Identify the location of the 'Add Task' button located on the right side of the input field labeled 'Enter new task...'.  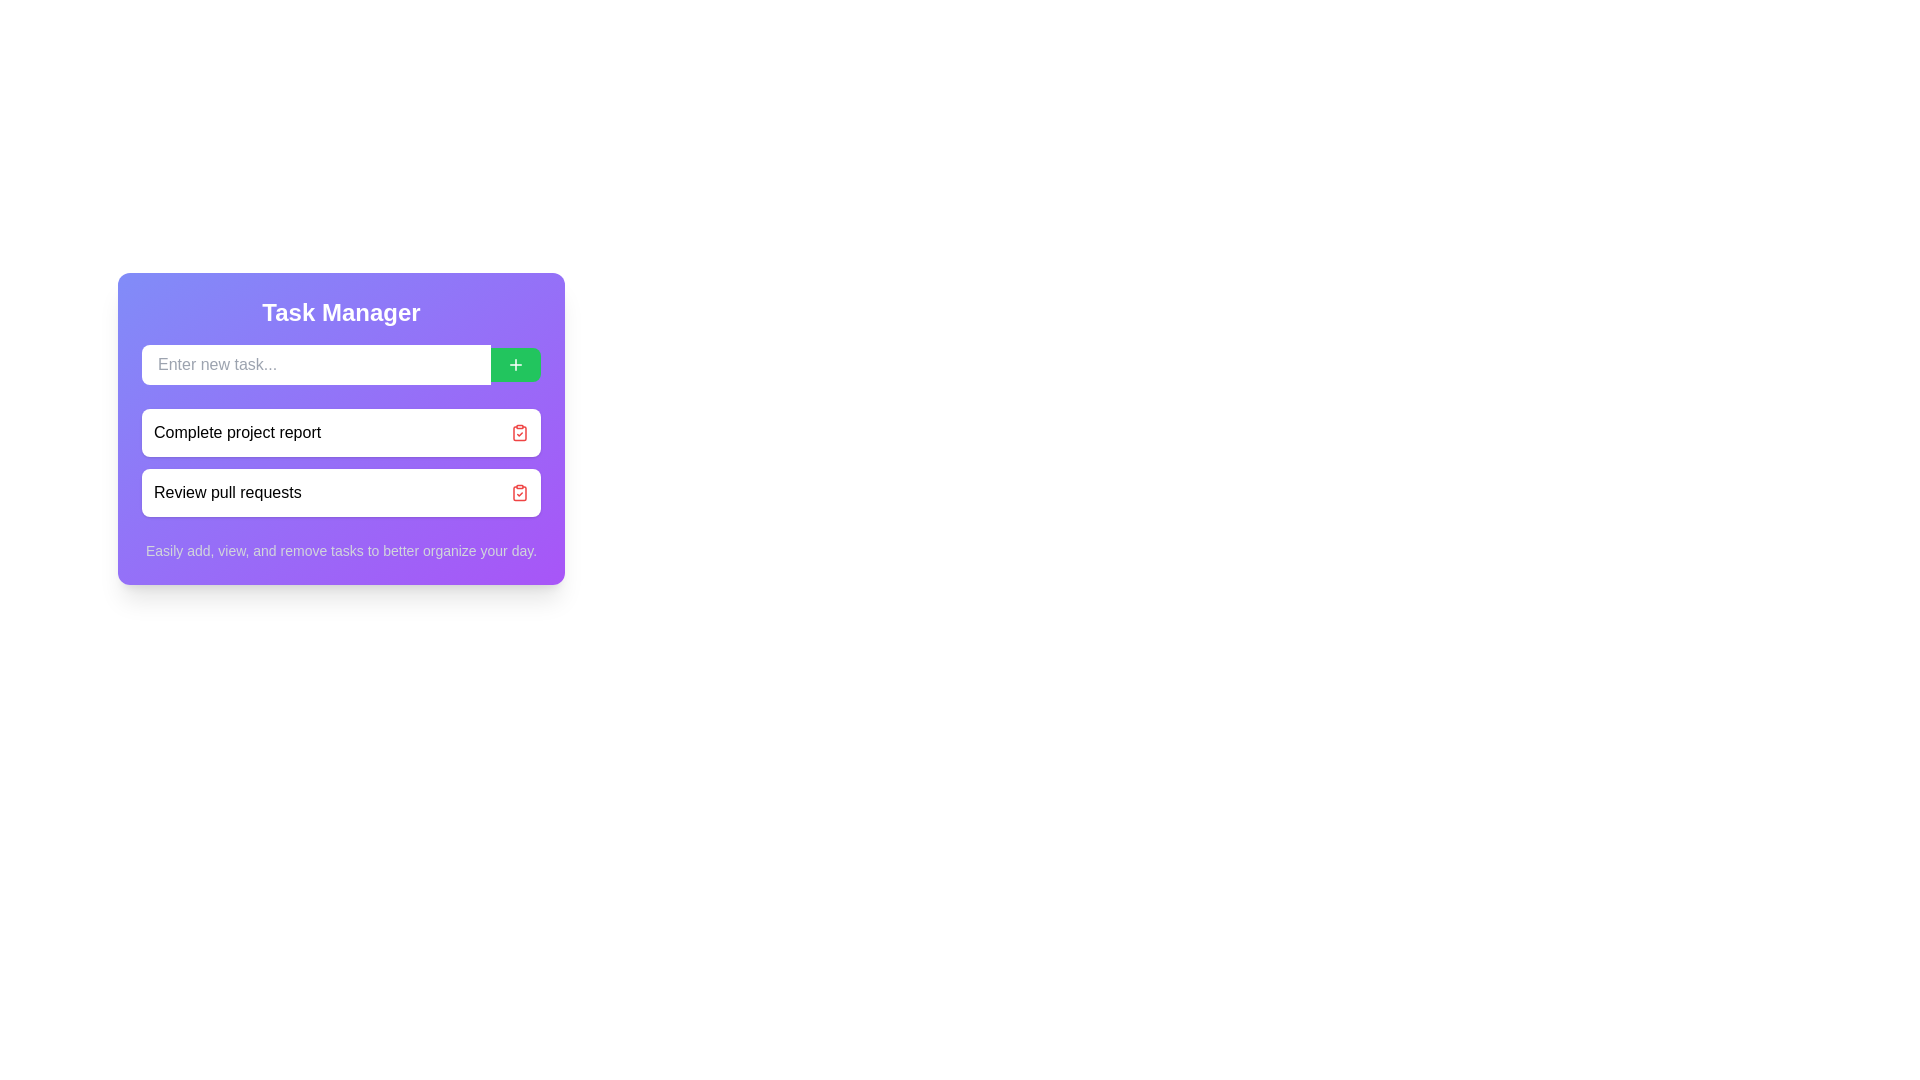
(515, 365).